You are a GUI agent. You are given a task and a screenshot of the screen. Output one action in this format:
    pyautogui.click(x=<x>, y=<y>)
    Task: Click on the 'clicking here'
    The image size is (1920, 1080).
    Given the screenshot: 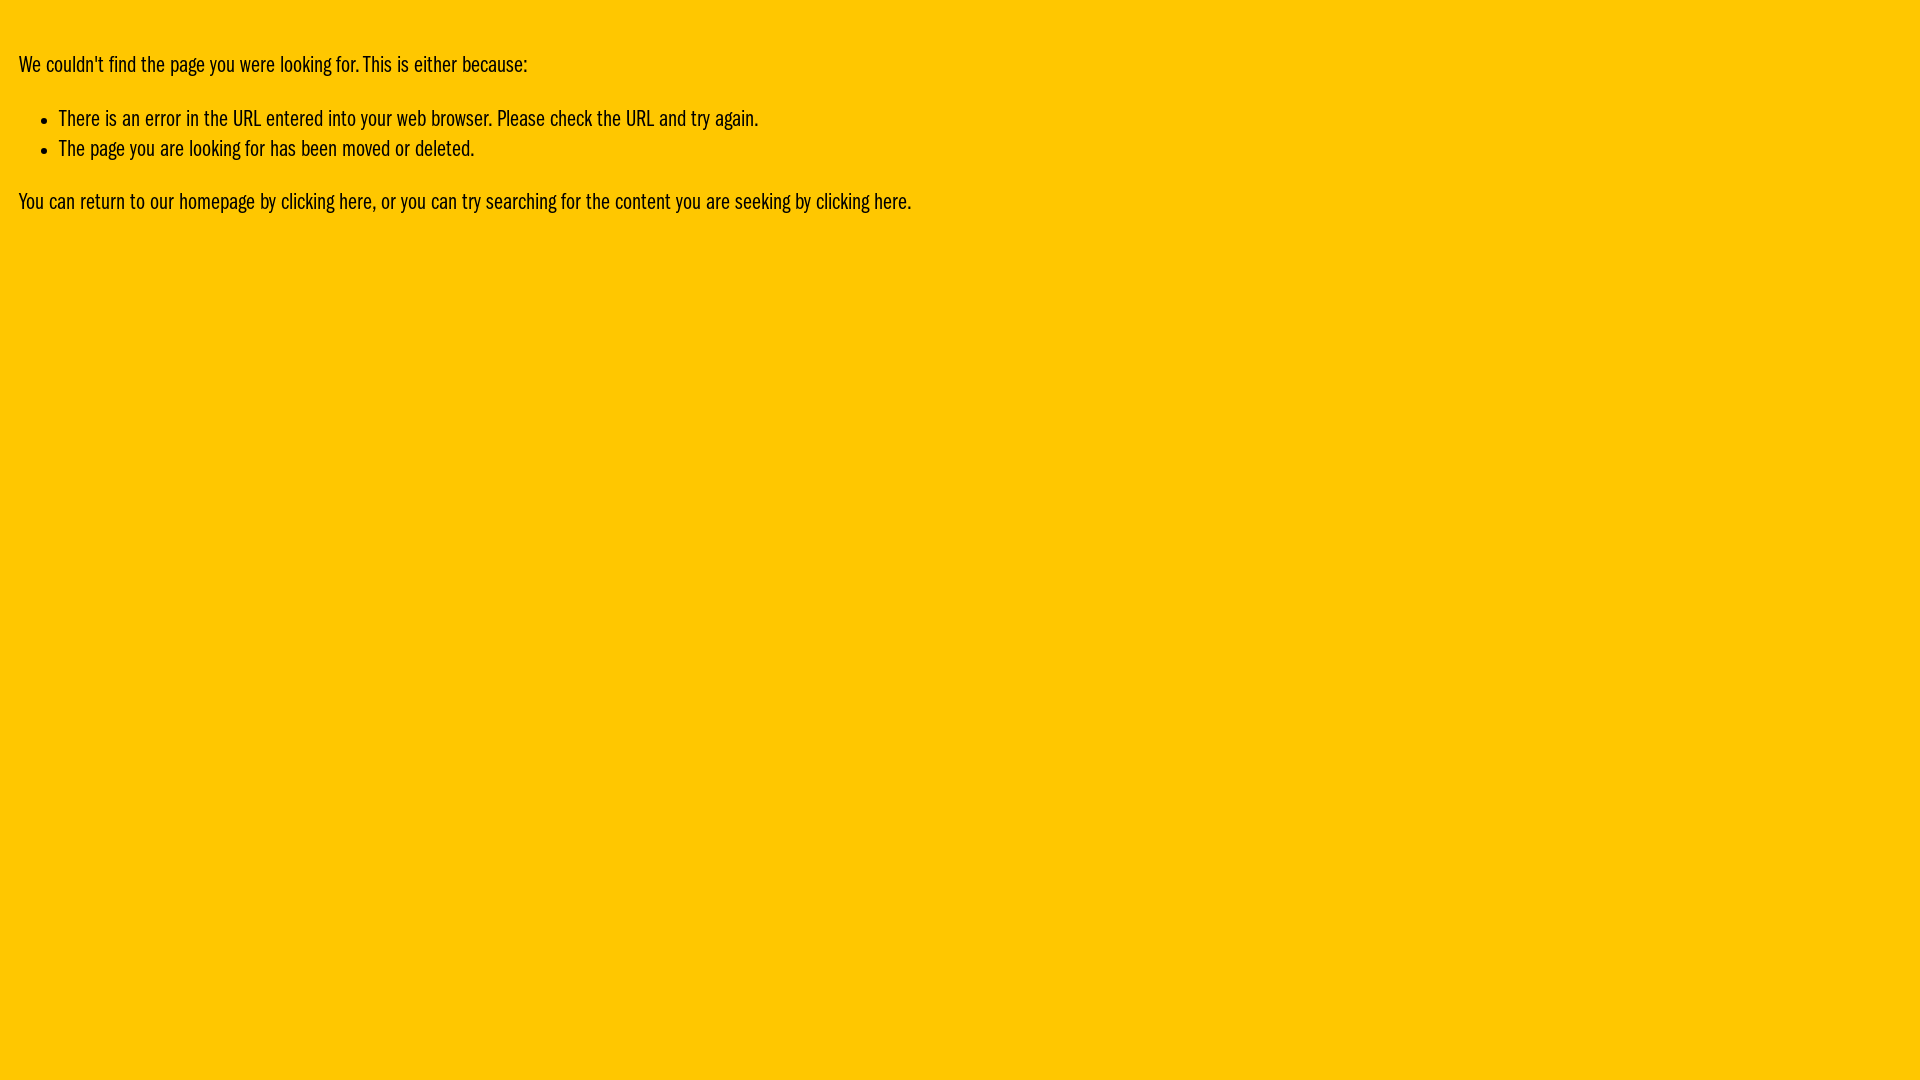 What is the action you would take?
    pyautogui.click(x=326, y=203)
    